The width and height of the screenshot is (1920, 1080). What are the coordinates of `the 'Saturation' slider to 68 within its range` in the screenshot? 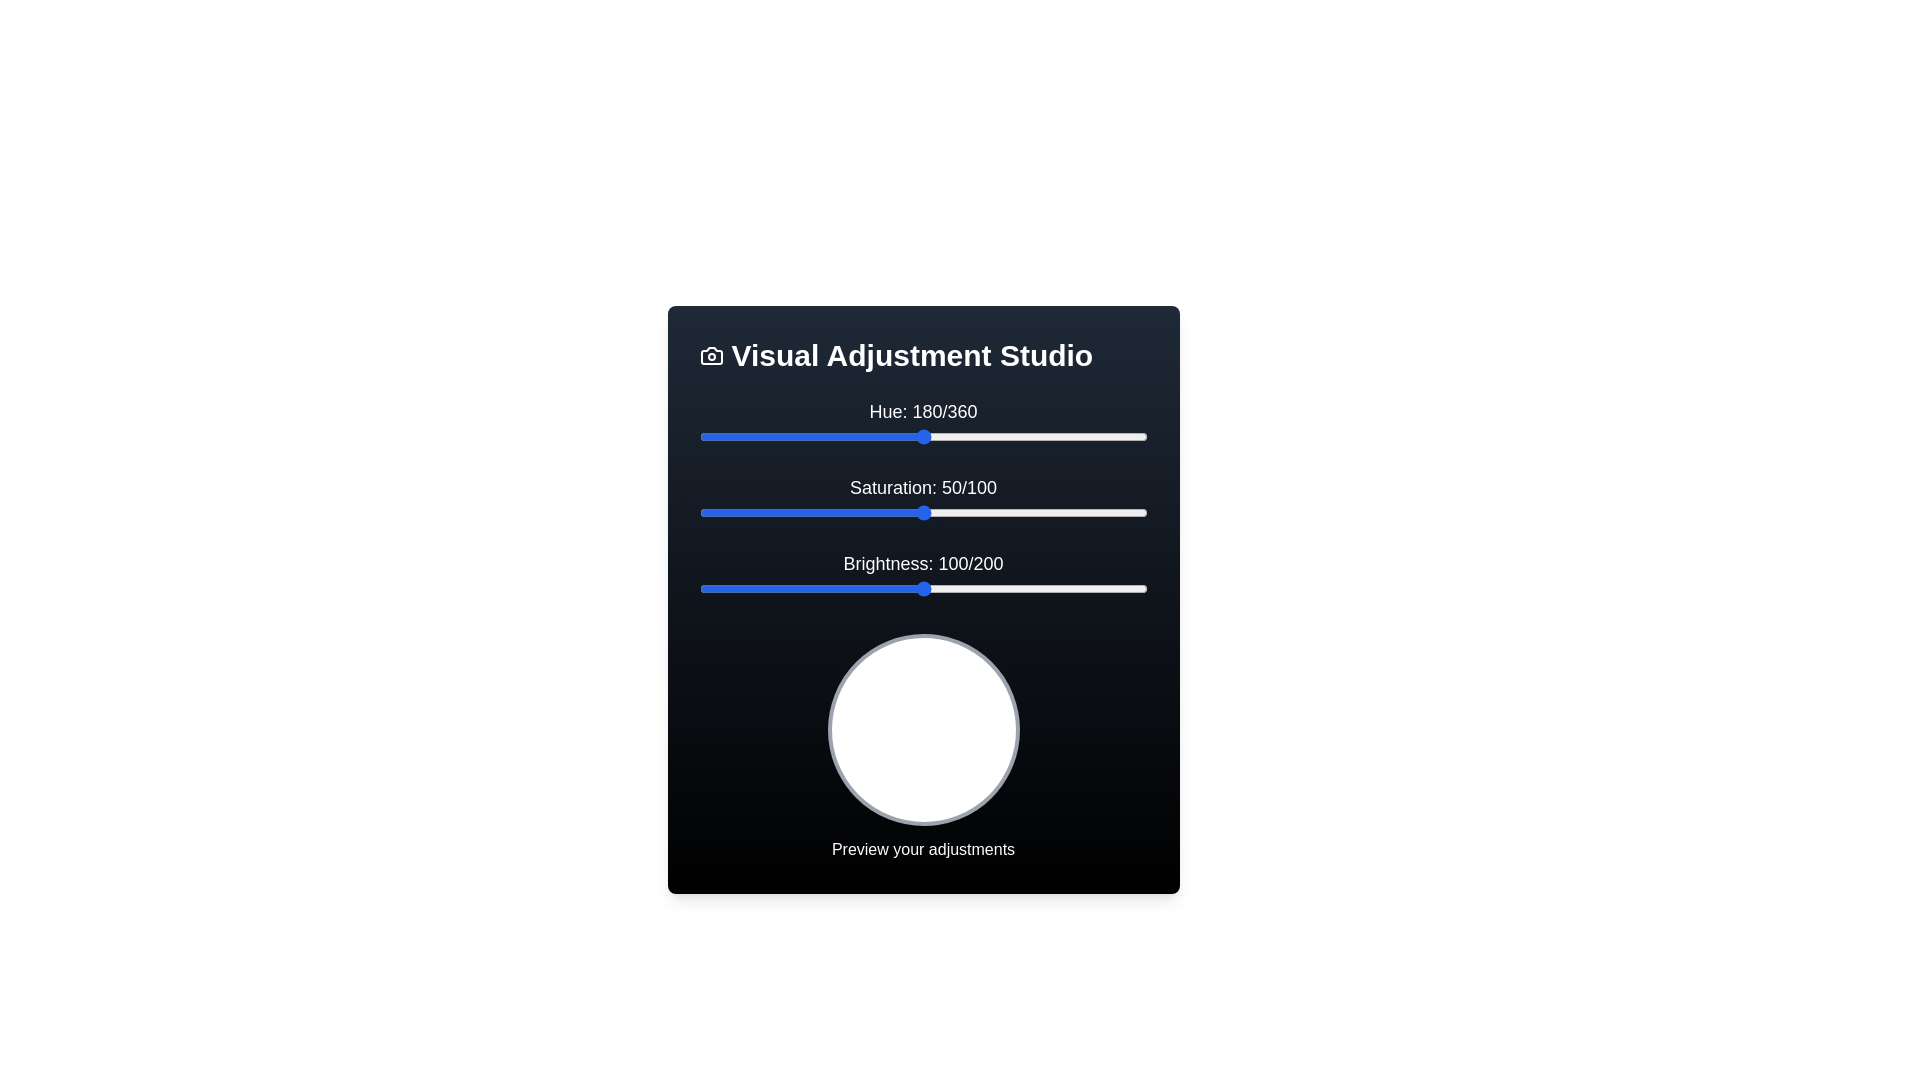 It's located at (1004, 512).